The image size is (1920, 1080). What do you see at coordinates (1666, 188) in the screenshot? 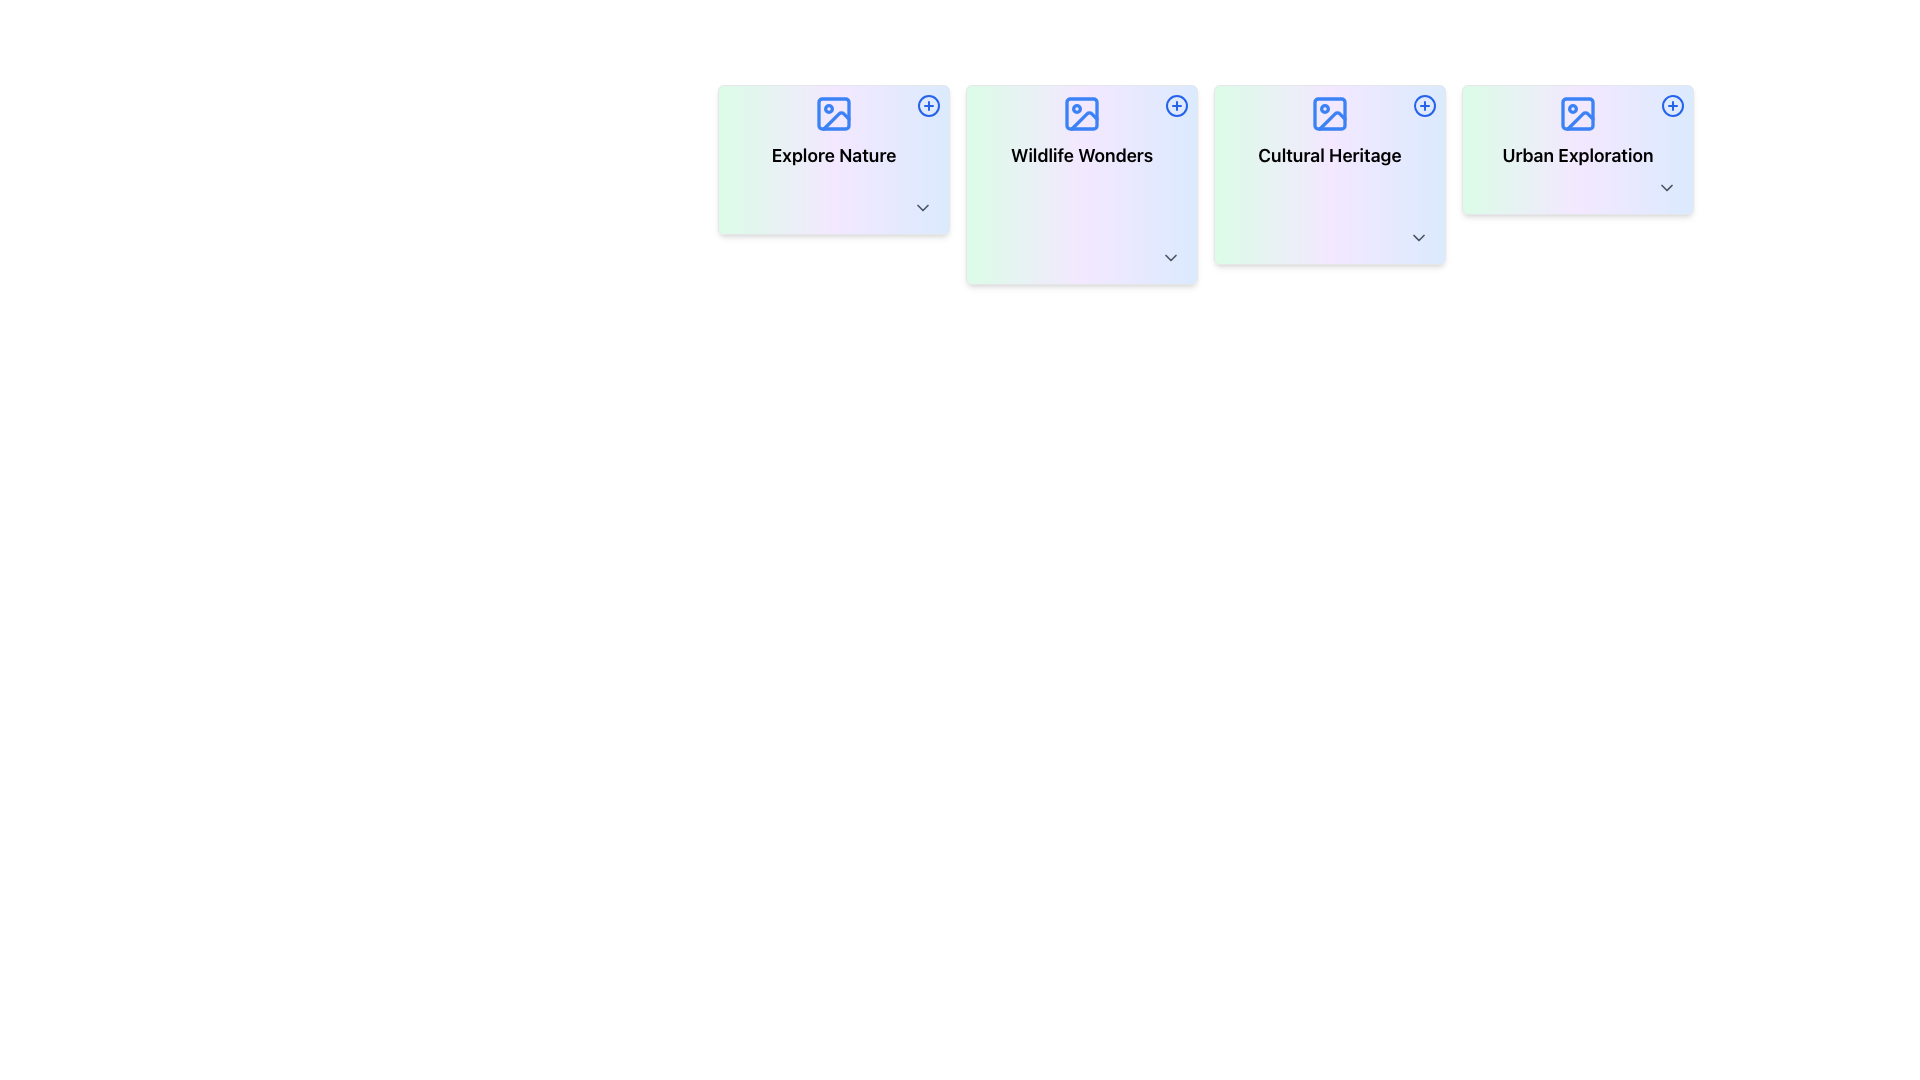
I see `the dropdown toggle icon located at the bottom-right corner of the 'Urban Exploration' card` at bounding box center [1666, 188].